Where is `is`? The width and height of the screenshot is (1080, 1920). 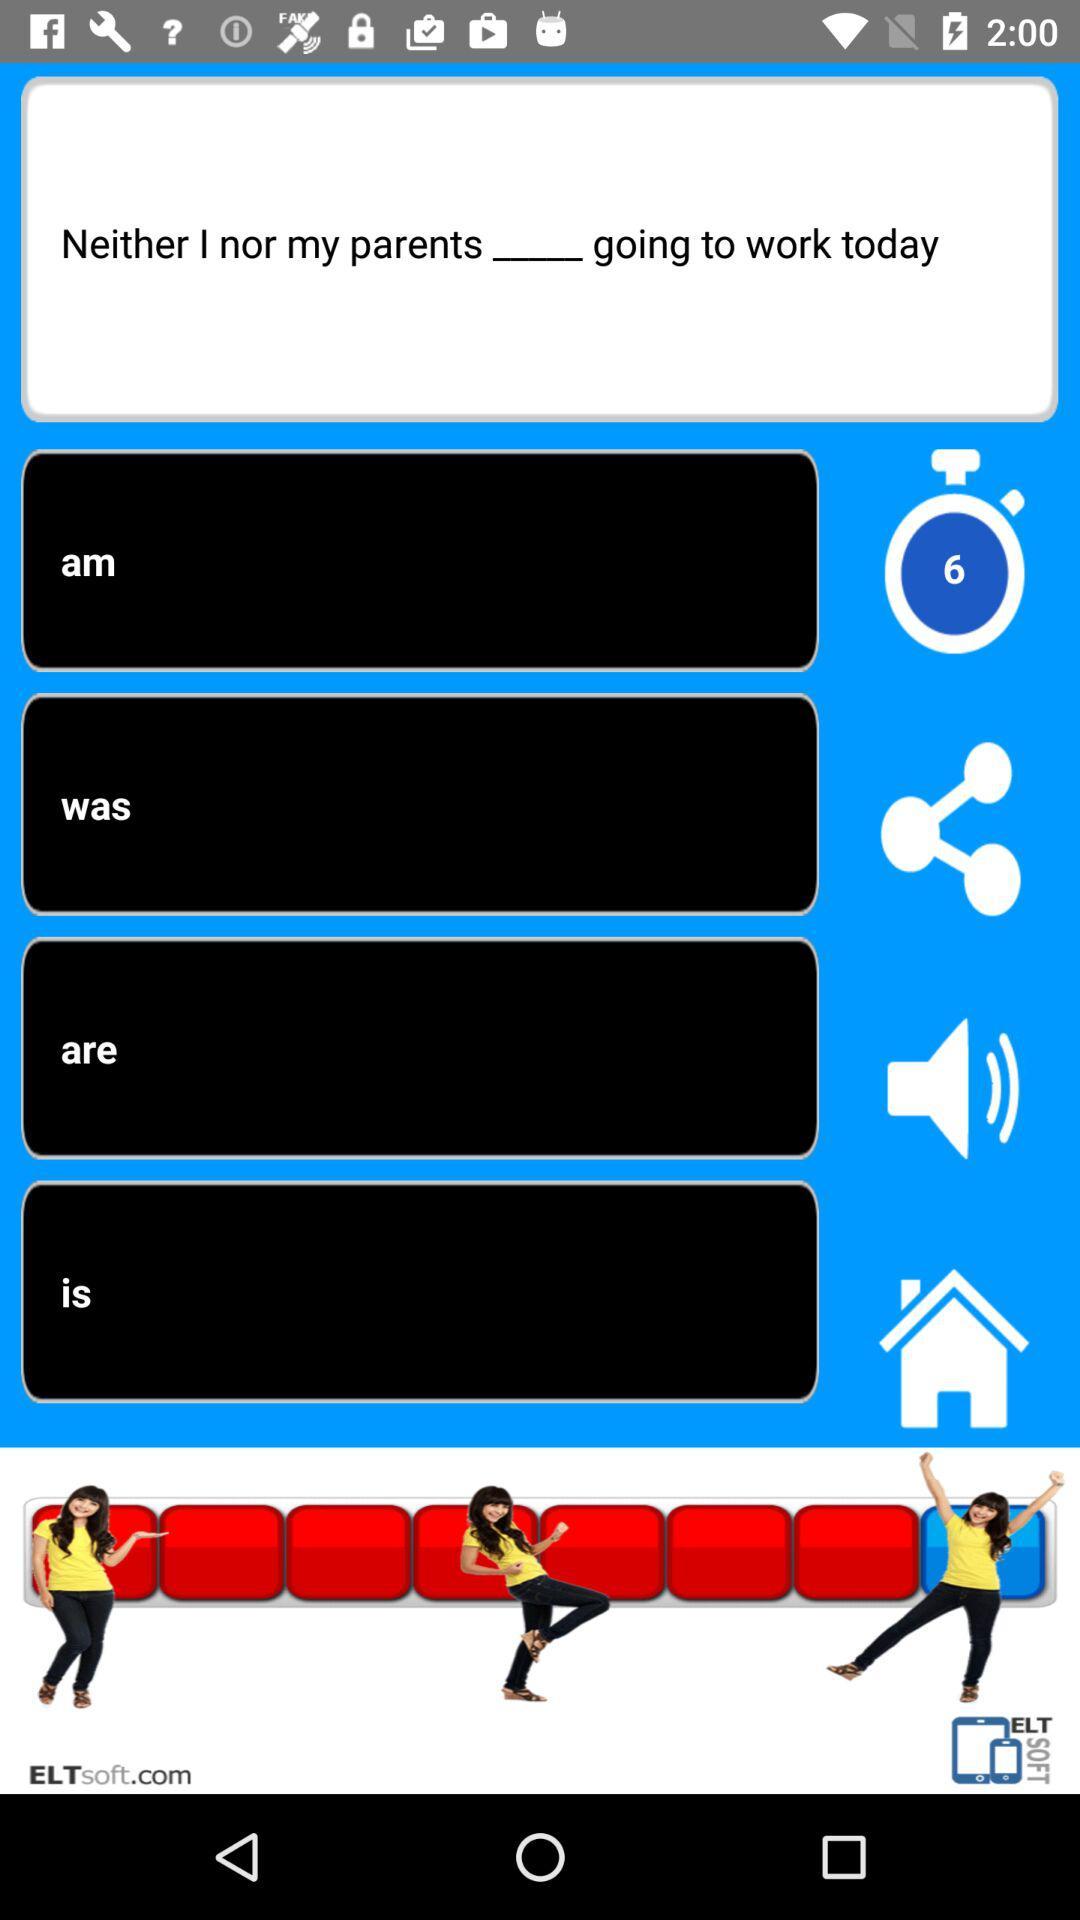 is is located at coordinates (419, 1291).